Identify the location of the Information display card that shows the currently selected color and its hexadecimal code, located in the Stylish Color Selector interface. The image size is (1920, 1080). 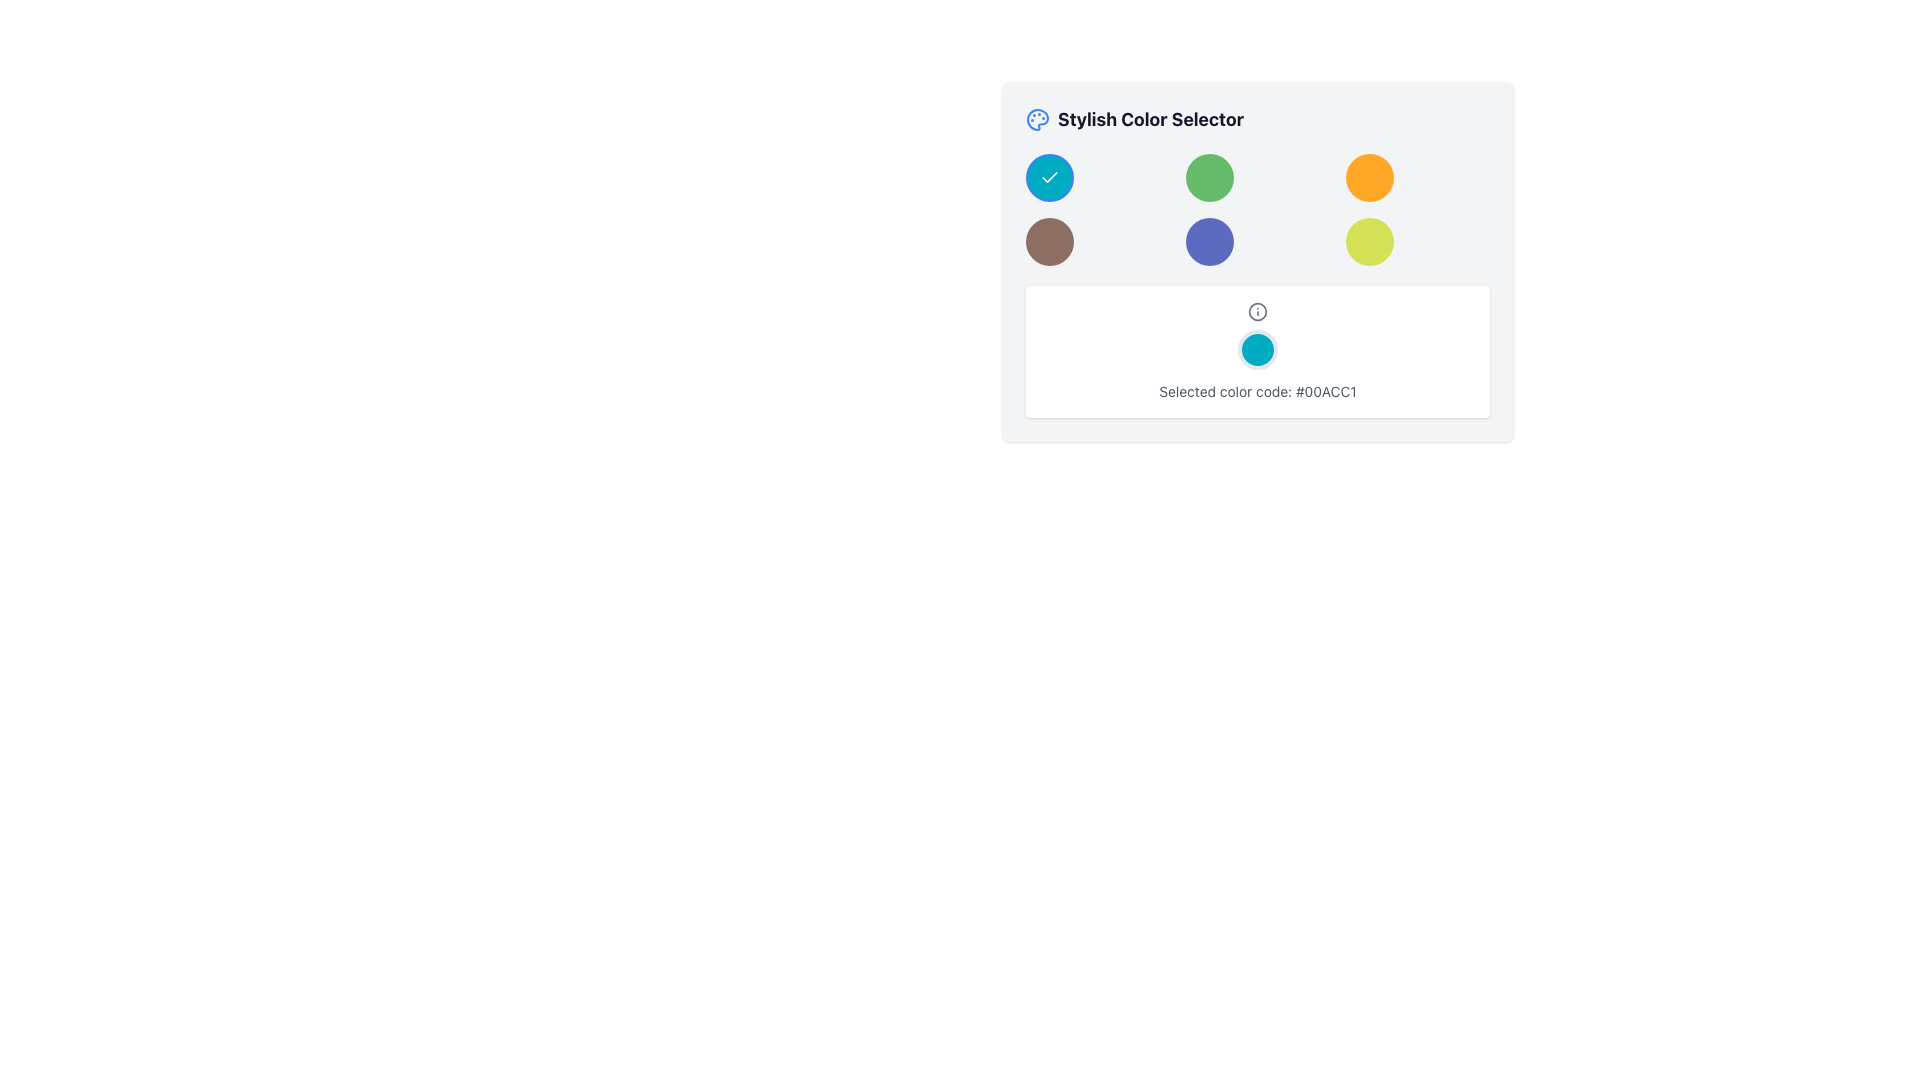
(1256, 350).